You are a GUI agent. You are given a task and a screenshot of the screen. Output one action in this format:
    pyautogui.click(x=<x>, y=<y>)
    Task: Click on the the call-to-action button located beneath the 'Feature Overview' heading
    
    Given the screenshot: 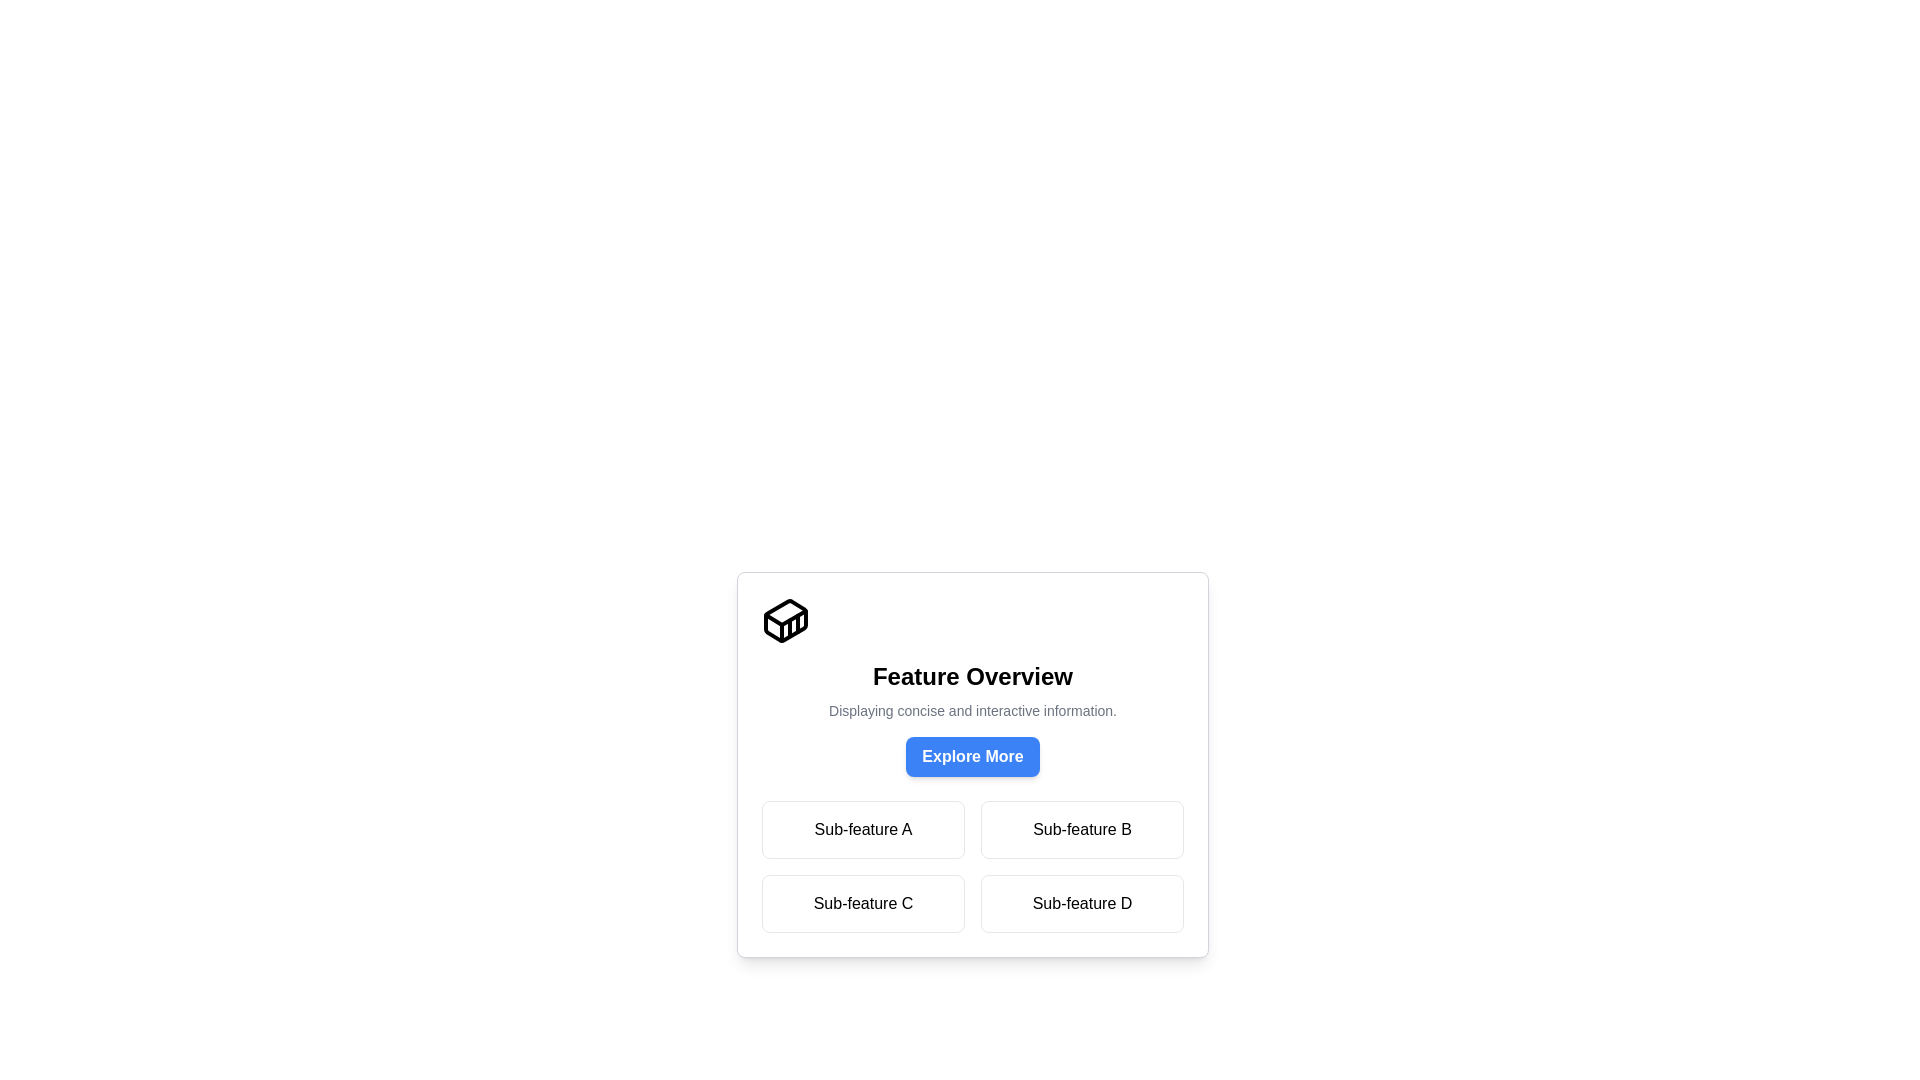 What is the action you would take?
    pyautogui.click(x=973, y=756)
    